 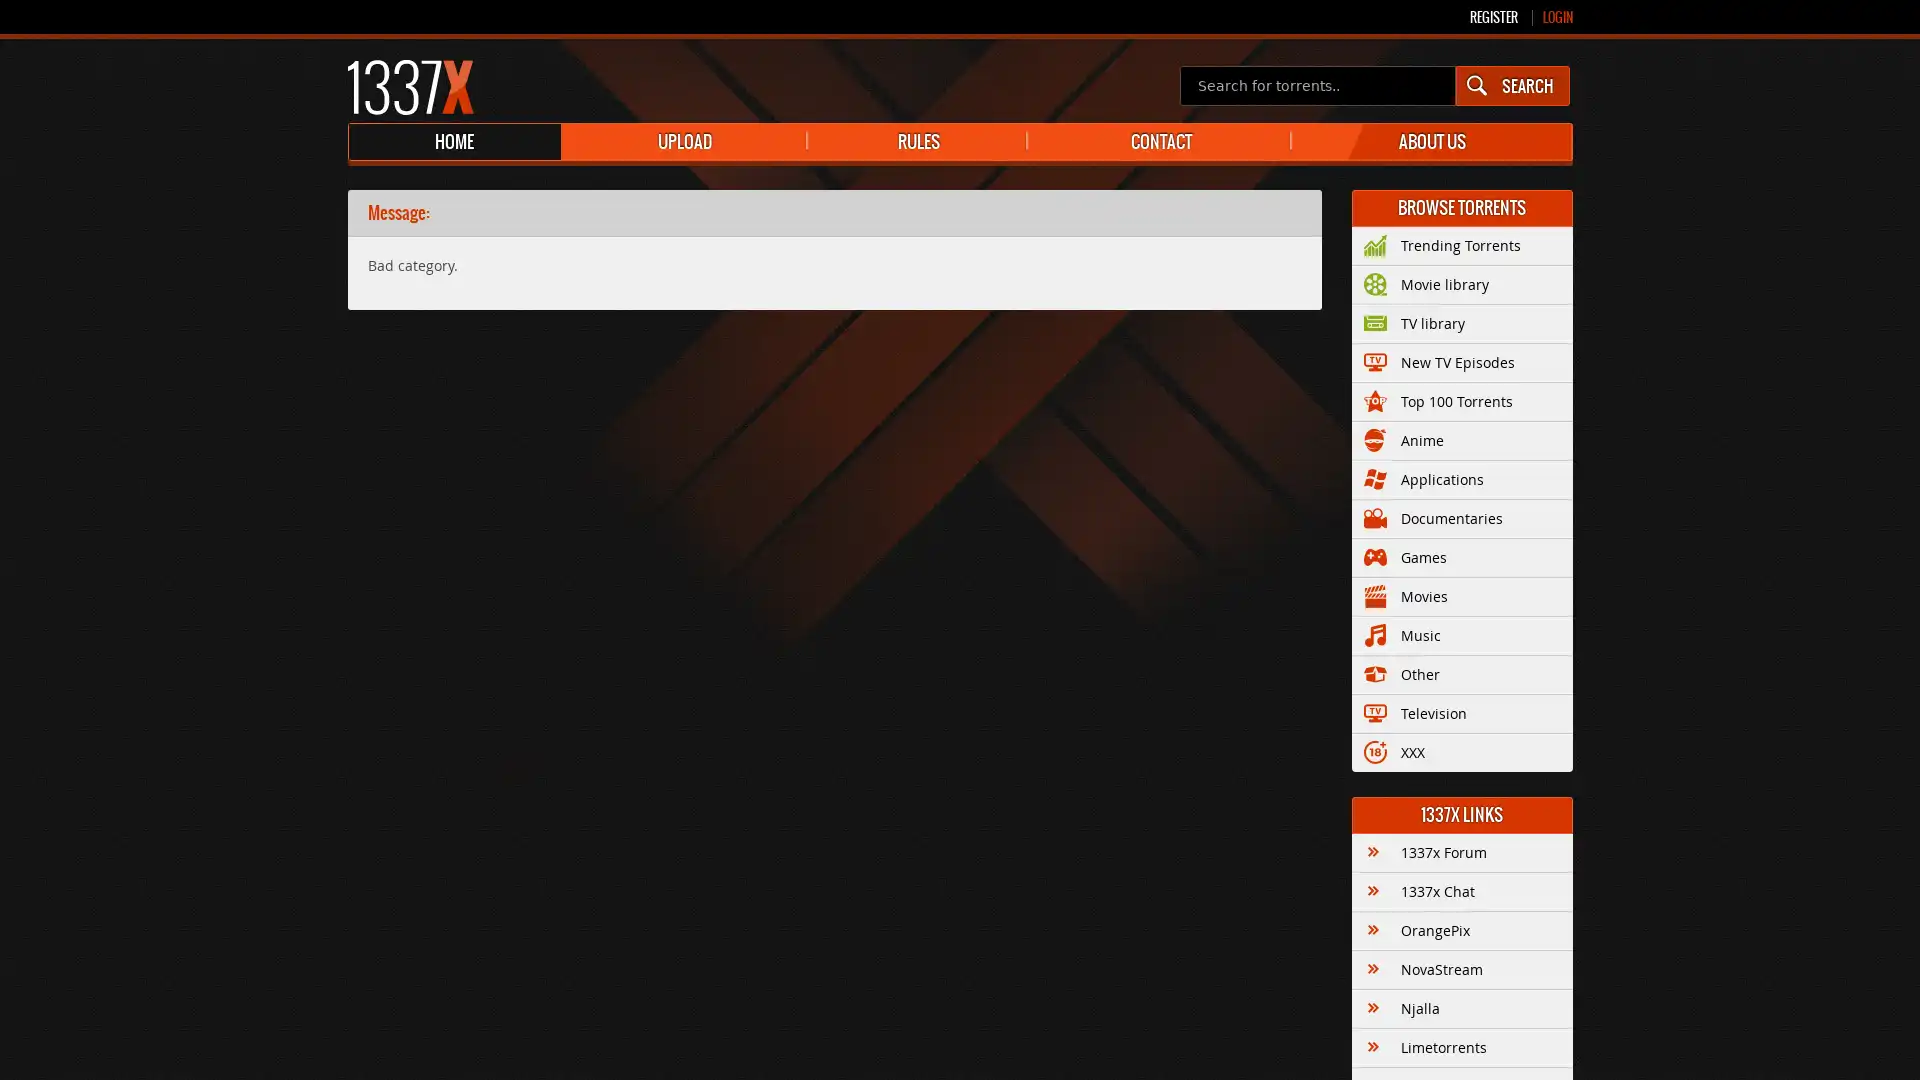 What do you see at coordinates (1512, 84) in the screenshot?
I see `SEARCH` at bounding box center [1512, 84].